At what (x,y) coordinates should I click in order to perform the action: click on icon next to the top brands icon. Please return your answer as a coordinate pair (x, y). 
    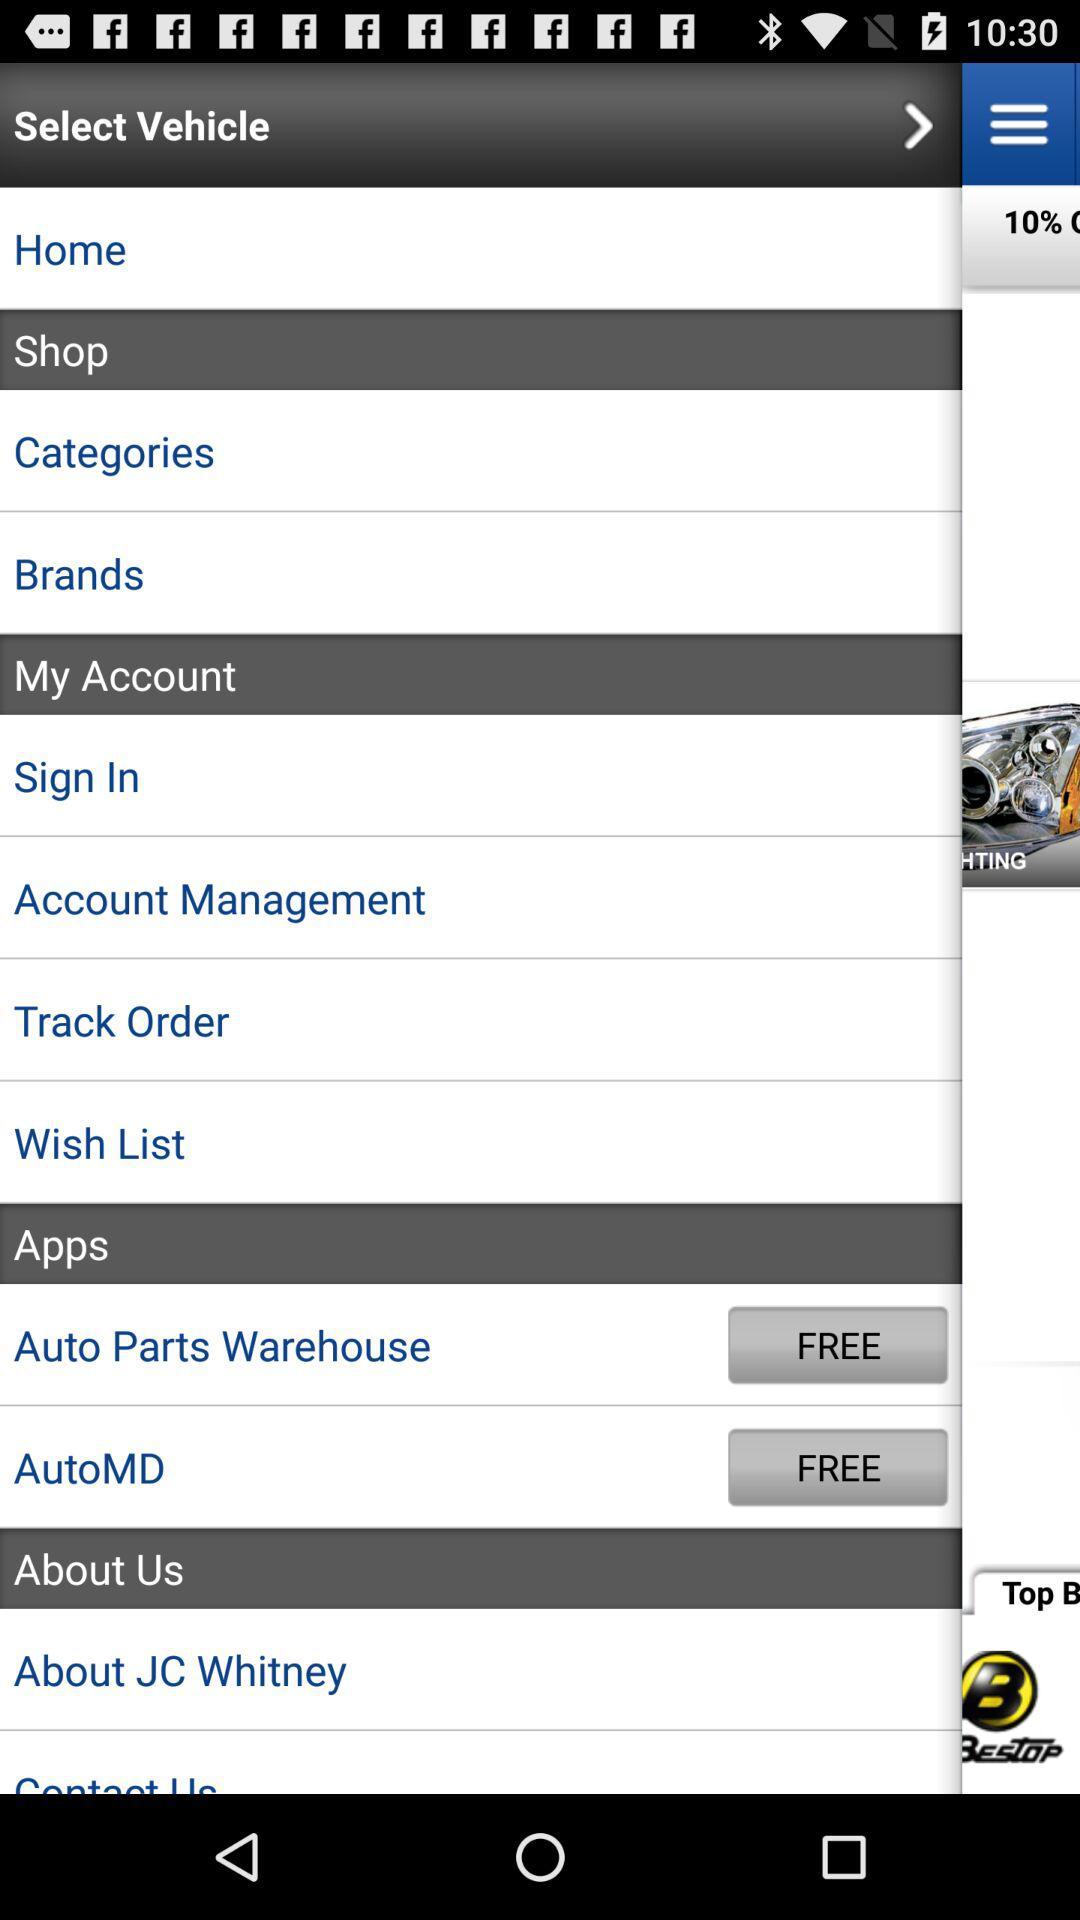
    Looking at the image, I should click on (481, 1567).